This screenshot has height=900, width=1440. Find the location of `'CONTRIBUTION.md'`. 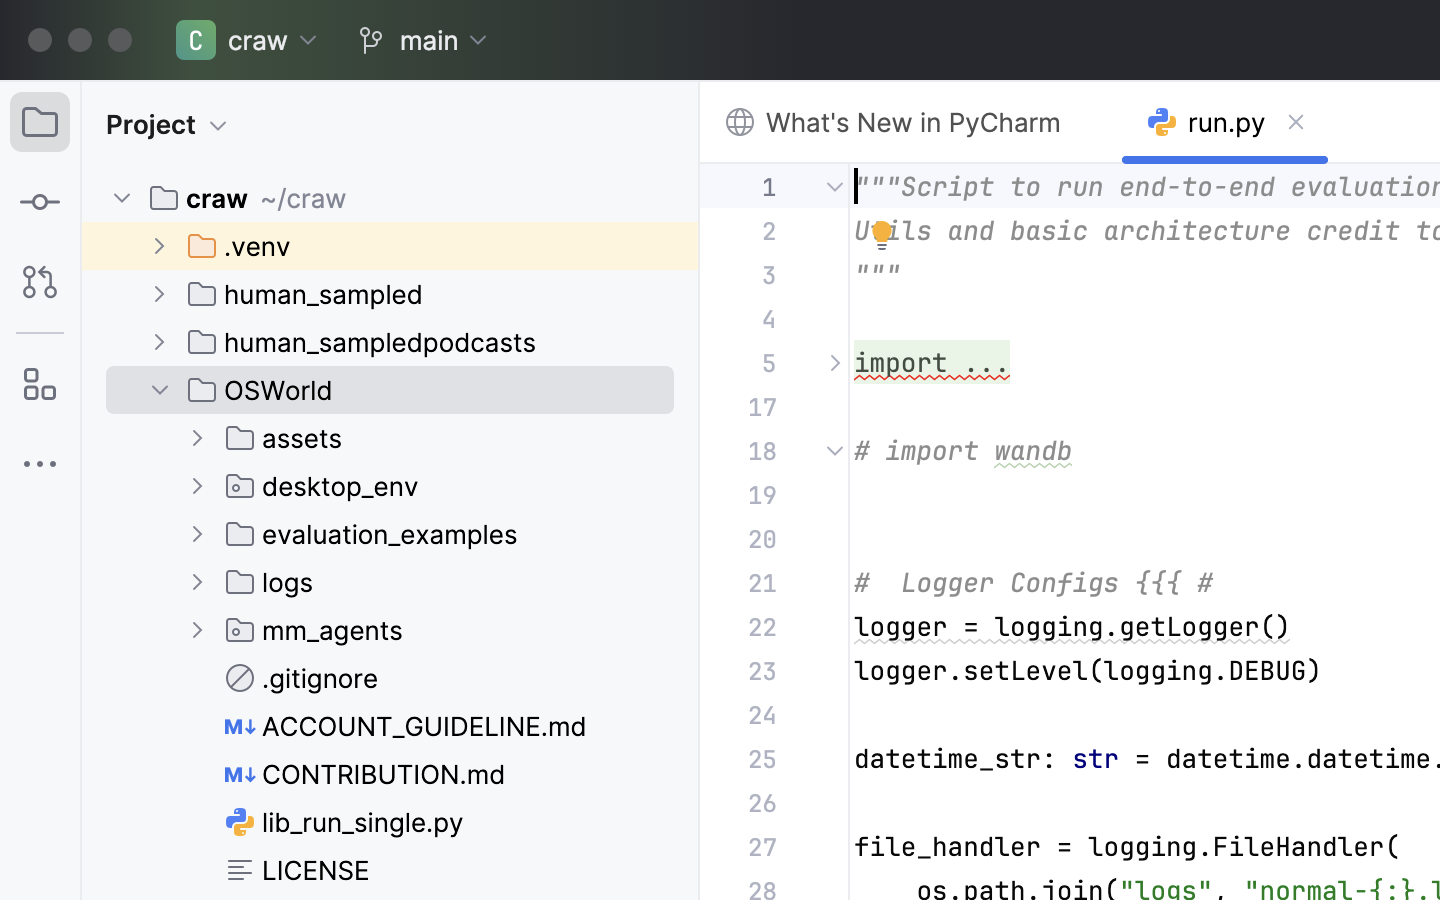

'CONTRIBUTION.md' is located at coordinates (365, 773).